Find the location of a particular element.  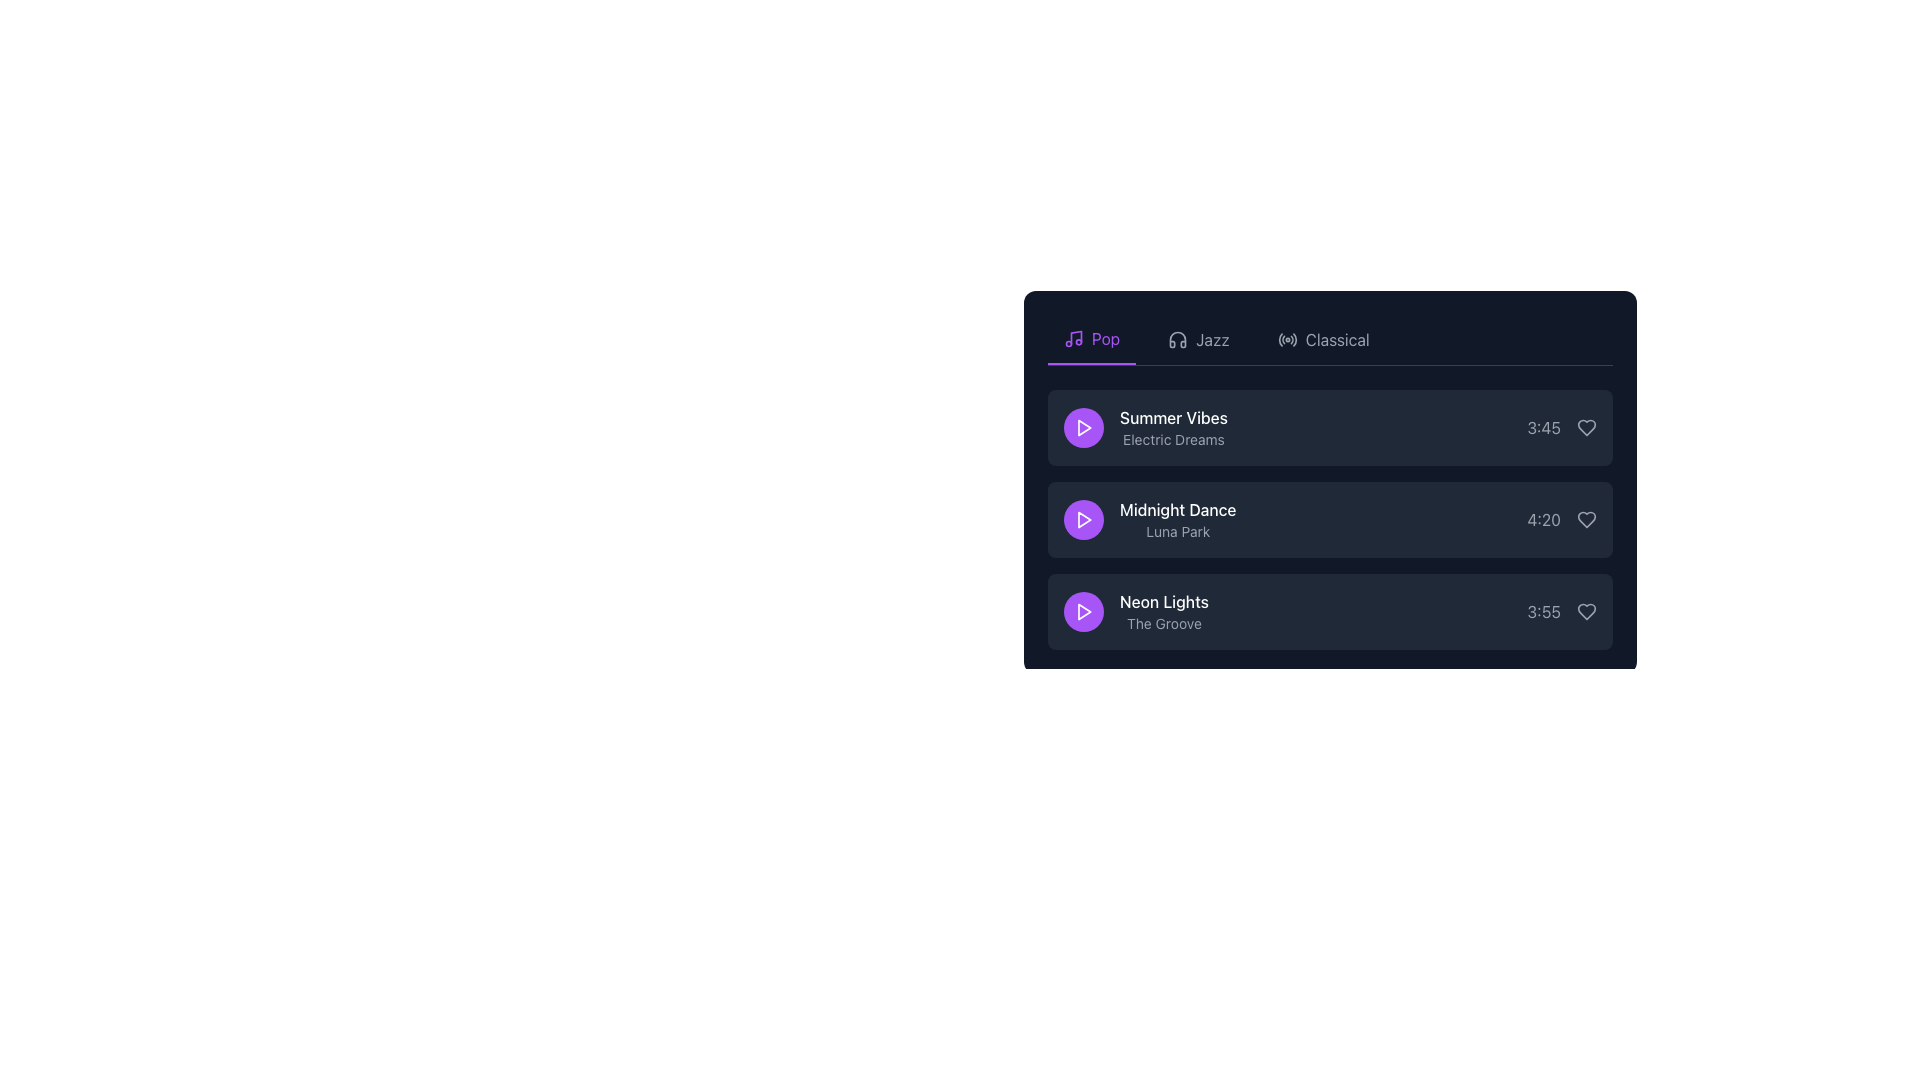

text display element titled 'Neon Lights' which contains the title in white and description in gray, located in the third row to the right of the play button is located at coordinates (1164, 611).